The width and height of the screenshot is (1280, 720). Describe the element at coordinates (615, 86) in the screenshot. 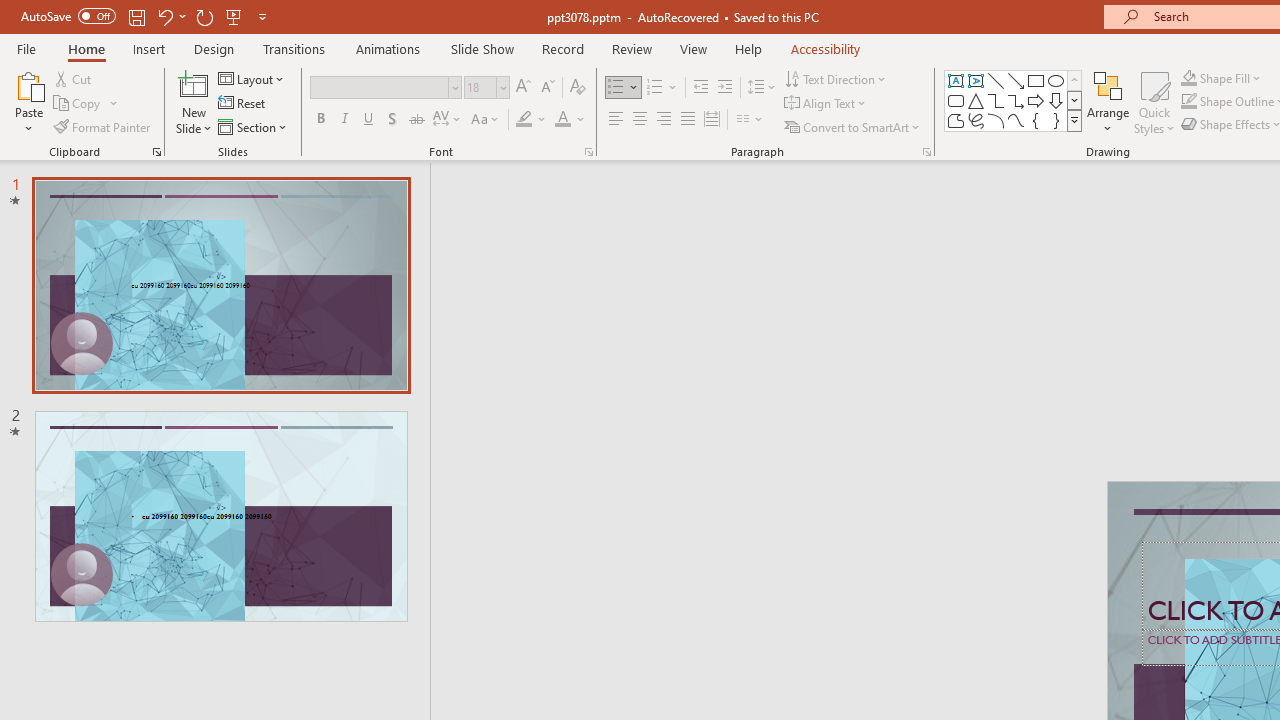

I see `'Bullets'` at that location.